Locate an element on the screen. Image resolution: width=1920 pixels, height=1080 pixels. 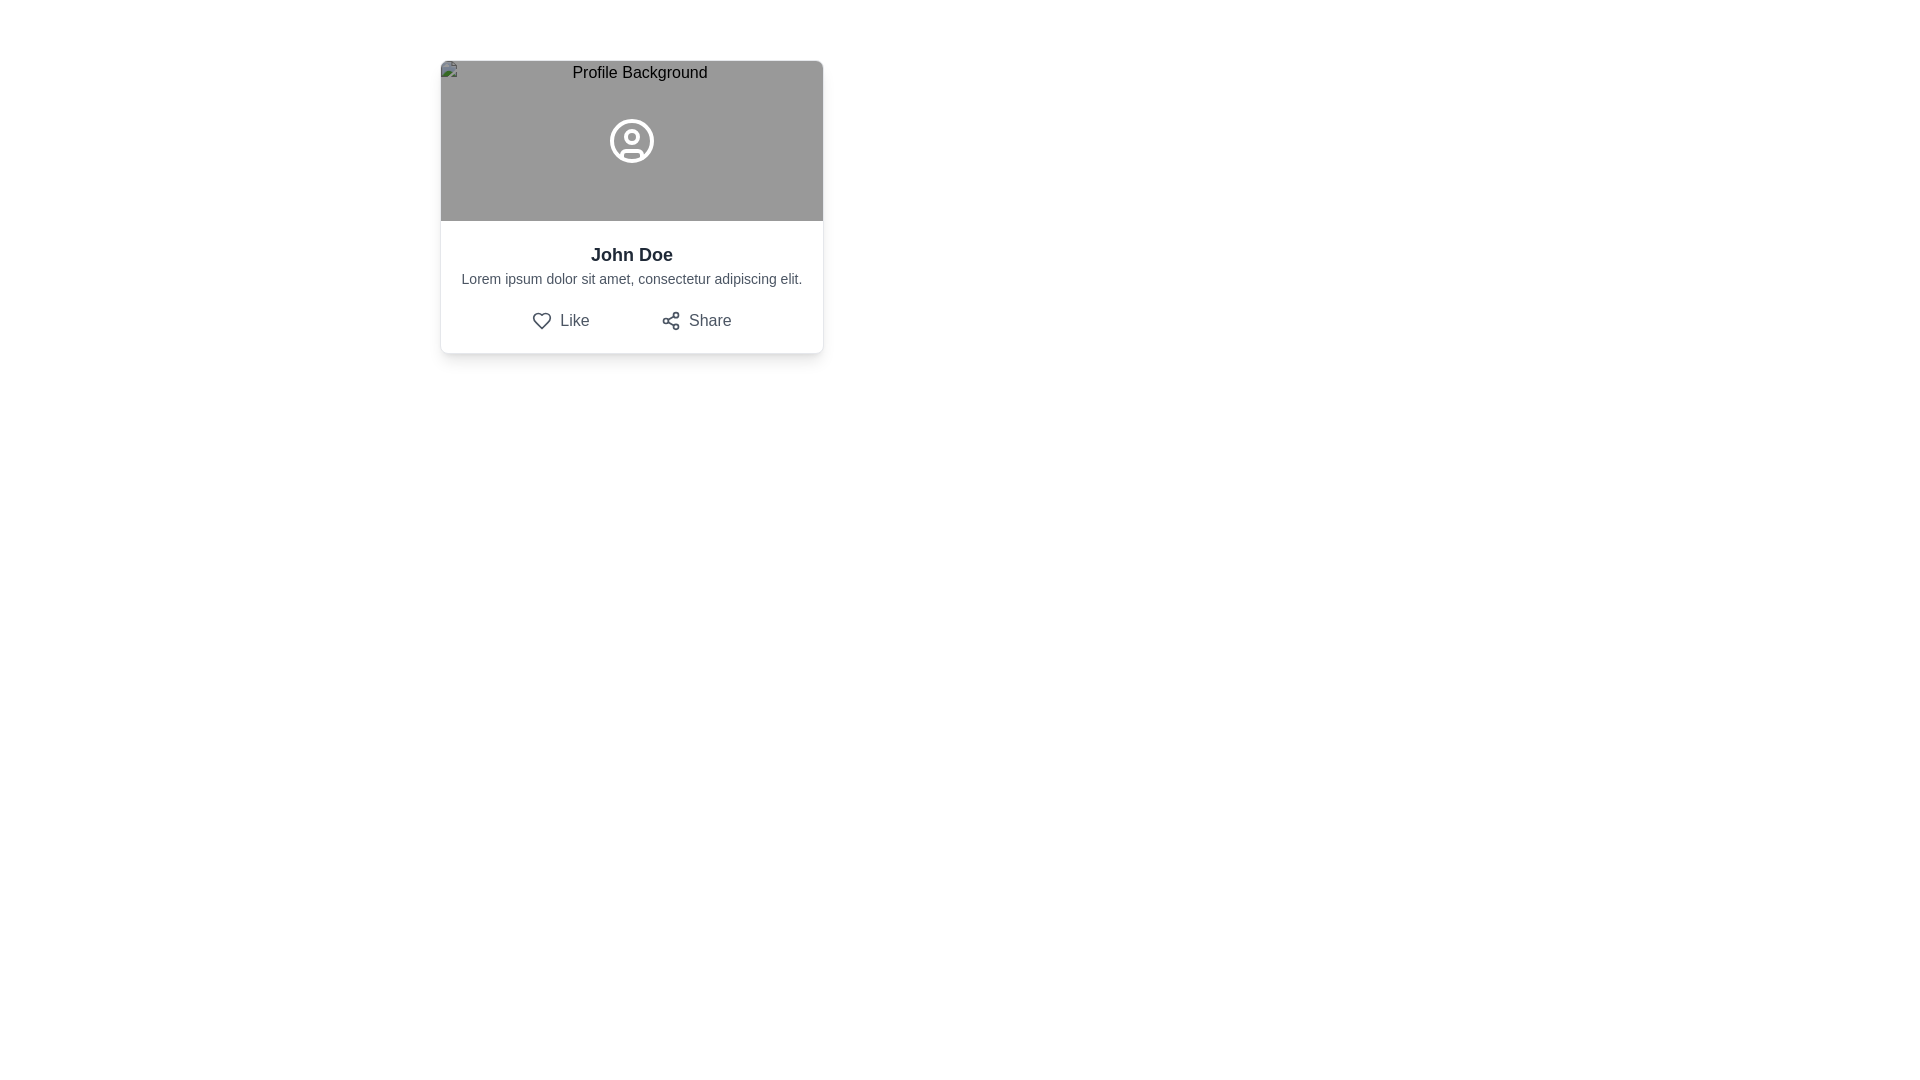
the circular graphical element that is centrally positioned within a larger circular structure in the top area of the profile card widget is located at coordinates (631, 136).